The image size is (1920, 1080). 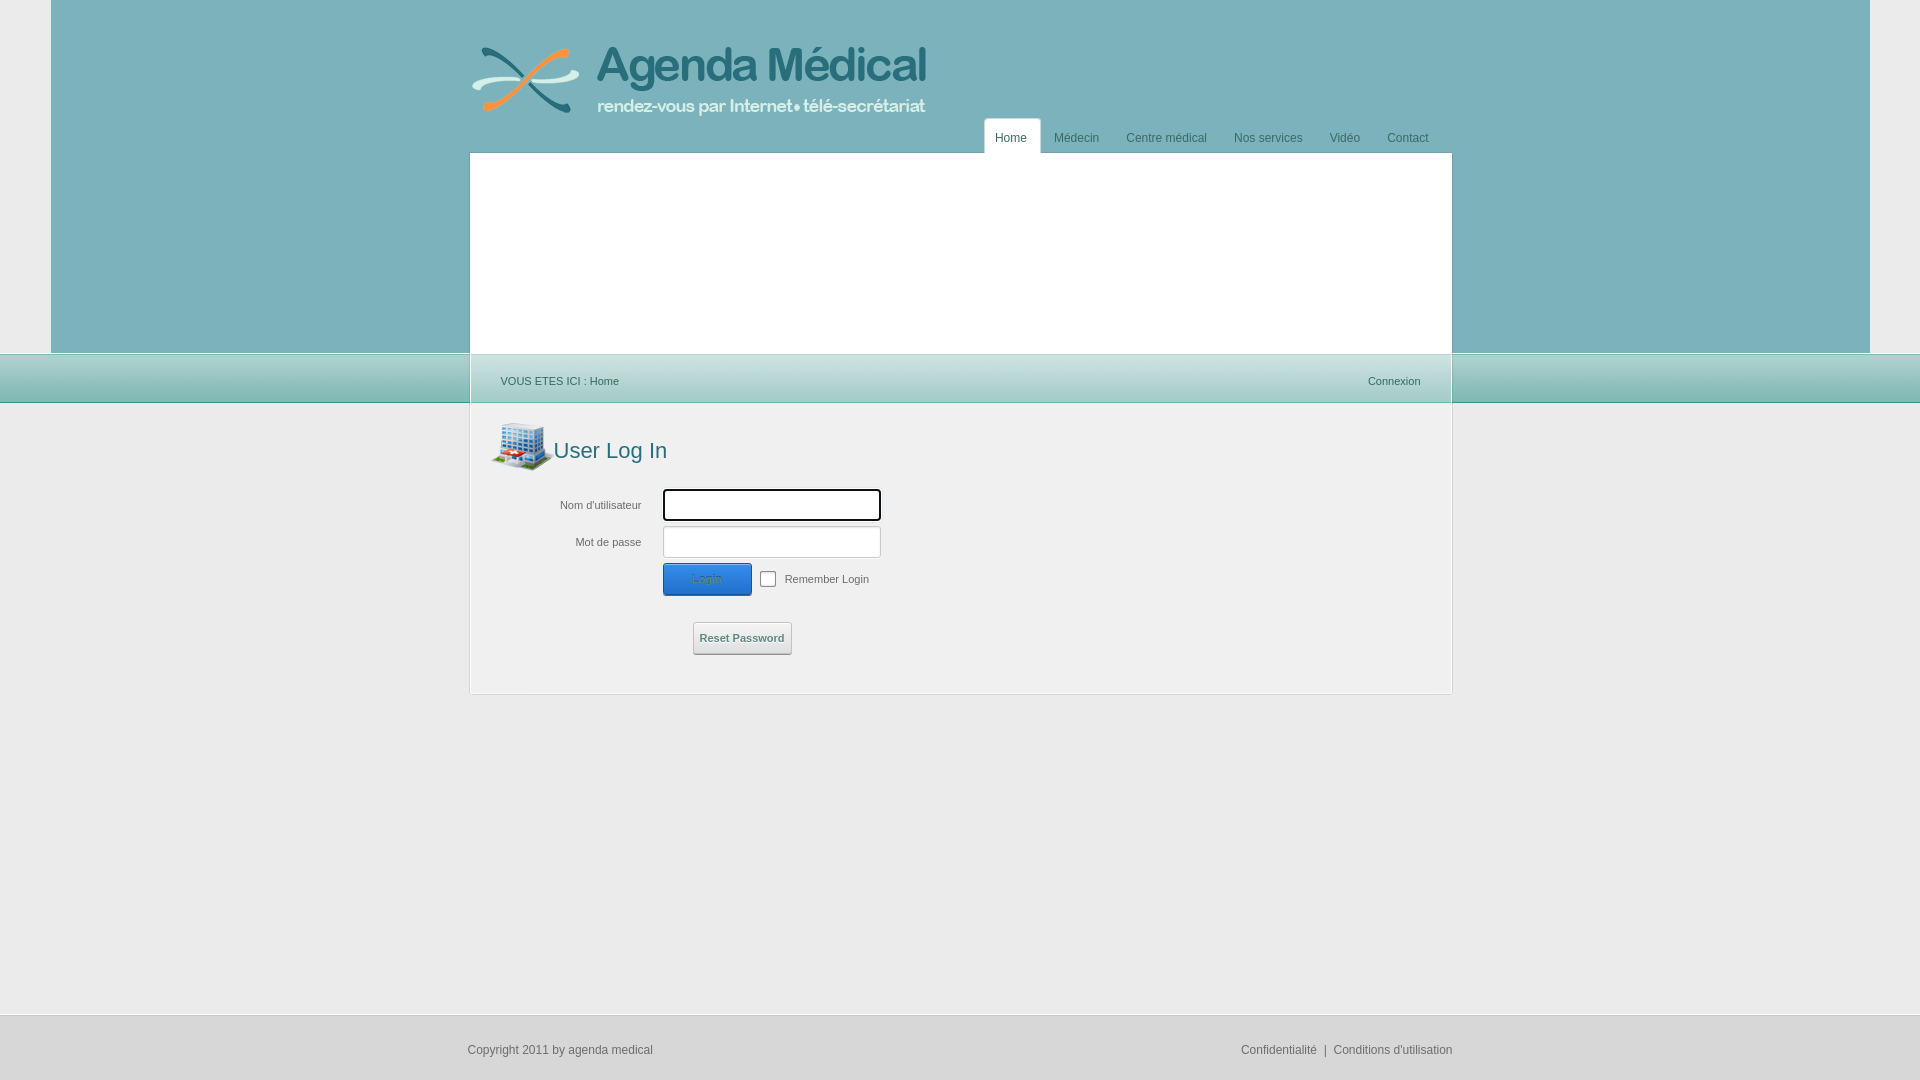 What do you see at coordinates (994, 135) in the screenshot?
I see `'Home'` at bounding box center [994, 135].